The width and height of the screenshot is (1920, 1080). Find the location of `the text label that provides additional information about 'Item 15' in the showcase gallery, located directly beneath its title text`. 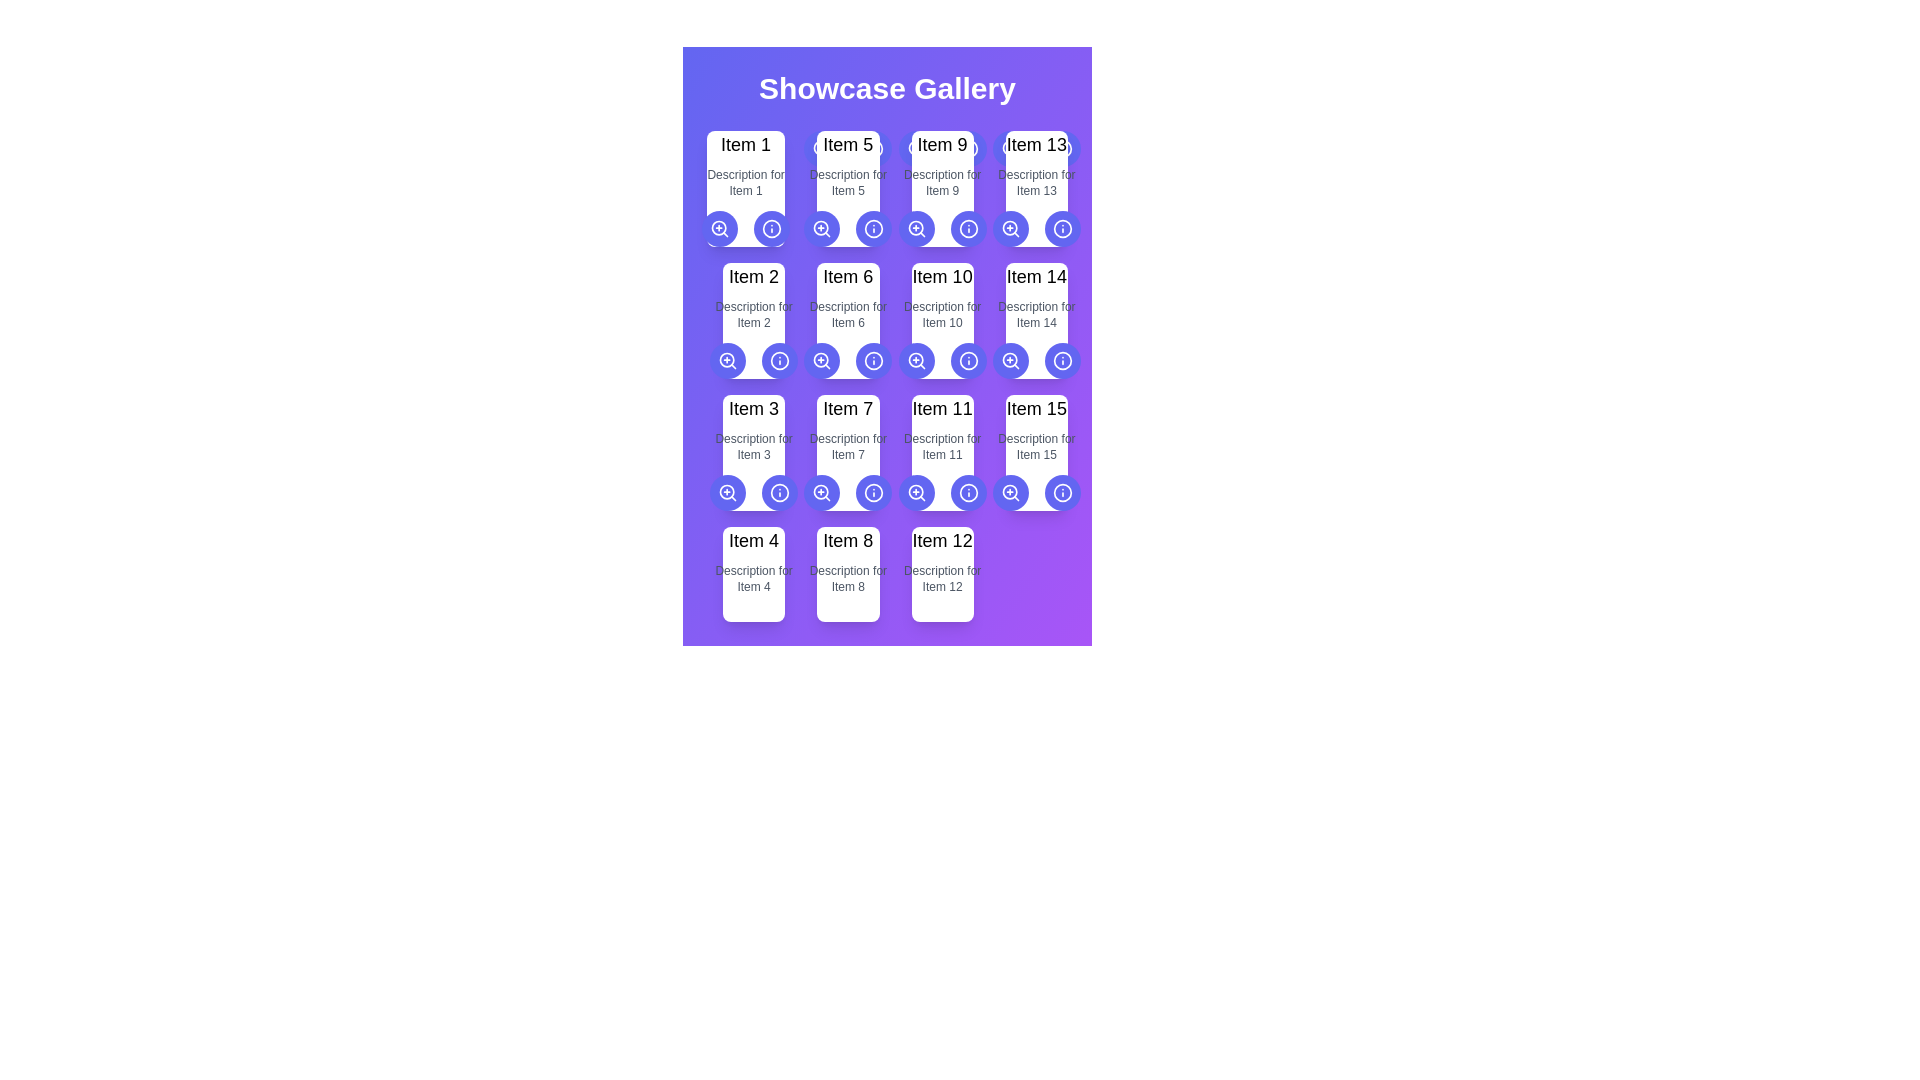

the text label that provides additional information about 'Item 15' in the showcase gallery, located directly beneath its title text is located at coordinates (1036, 446).